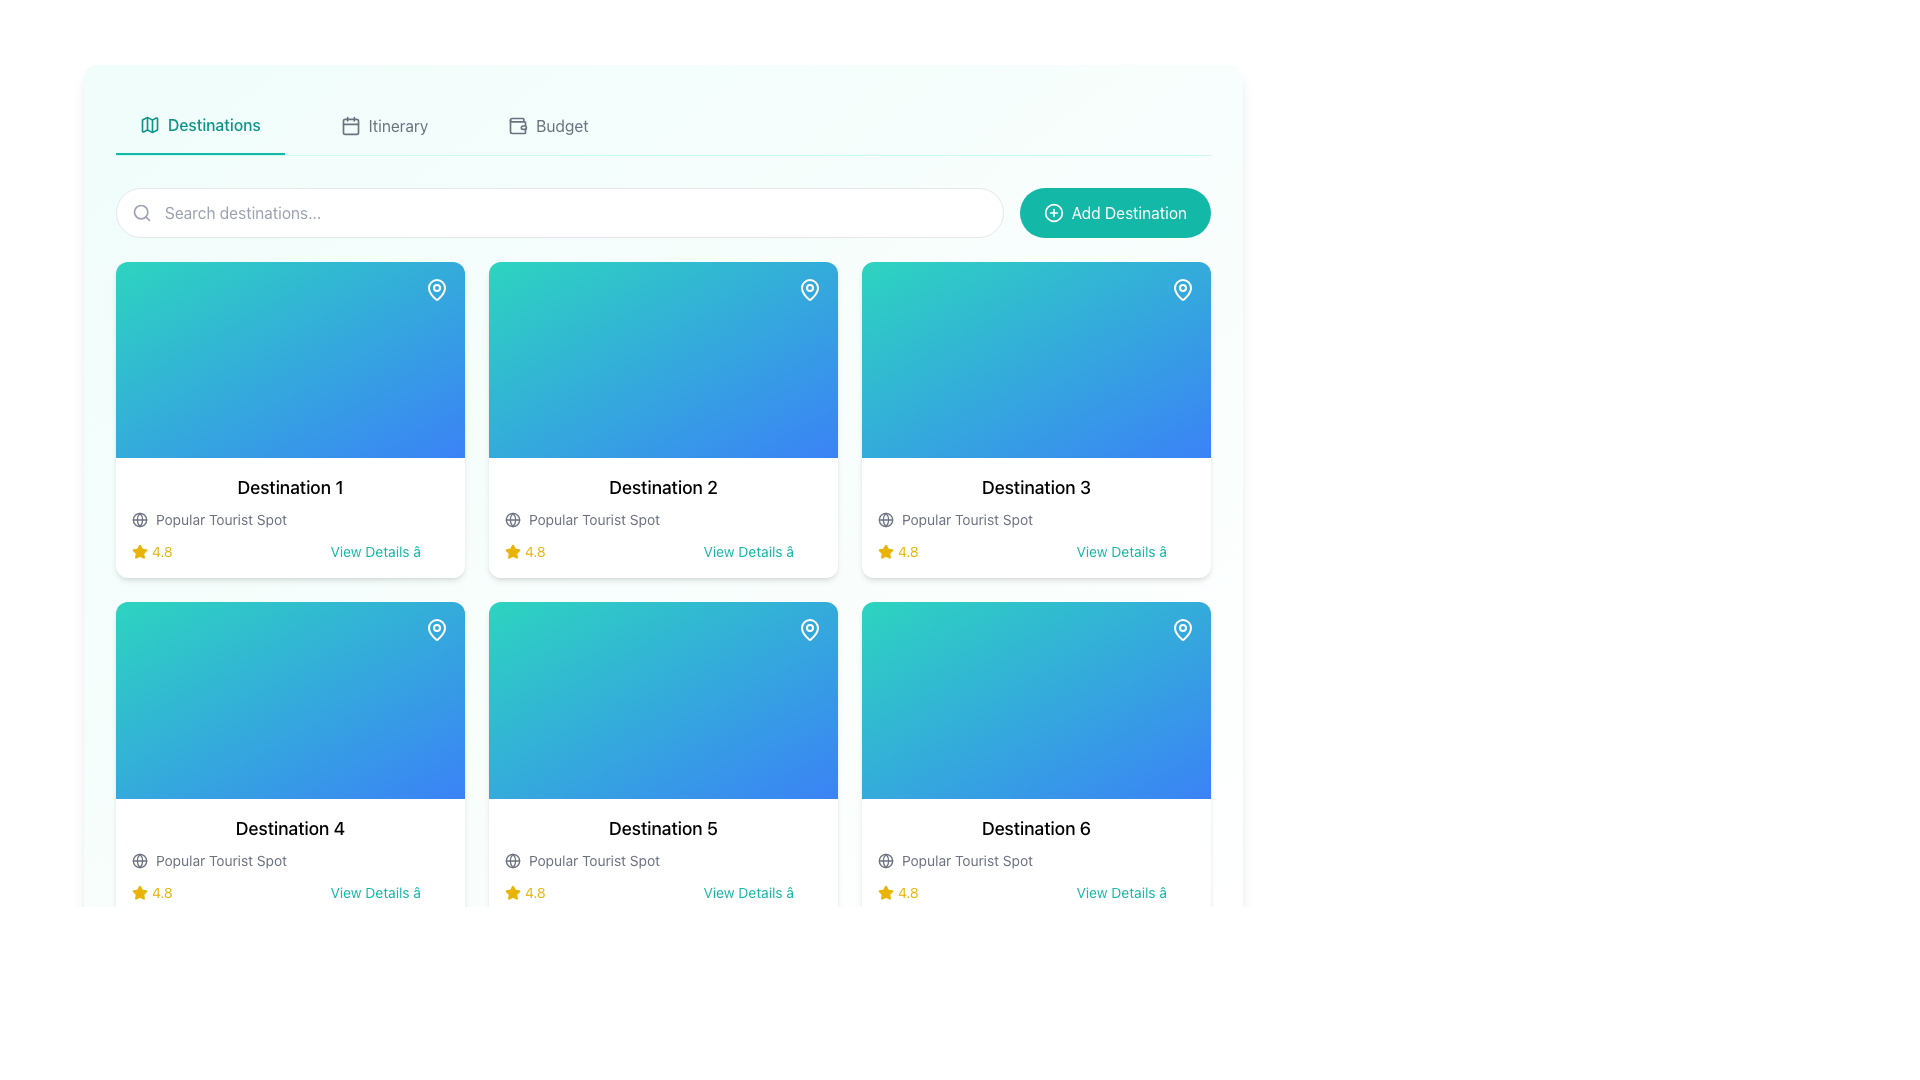 The image size is (1920, 1080). What do you see at coordinates (1182, 289) in the screenshot?
I see `the map pin icon located at the top-right corner inside the card labeled 'Destination 3' to interact with the location marker` at bounding box center [1182, 289].